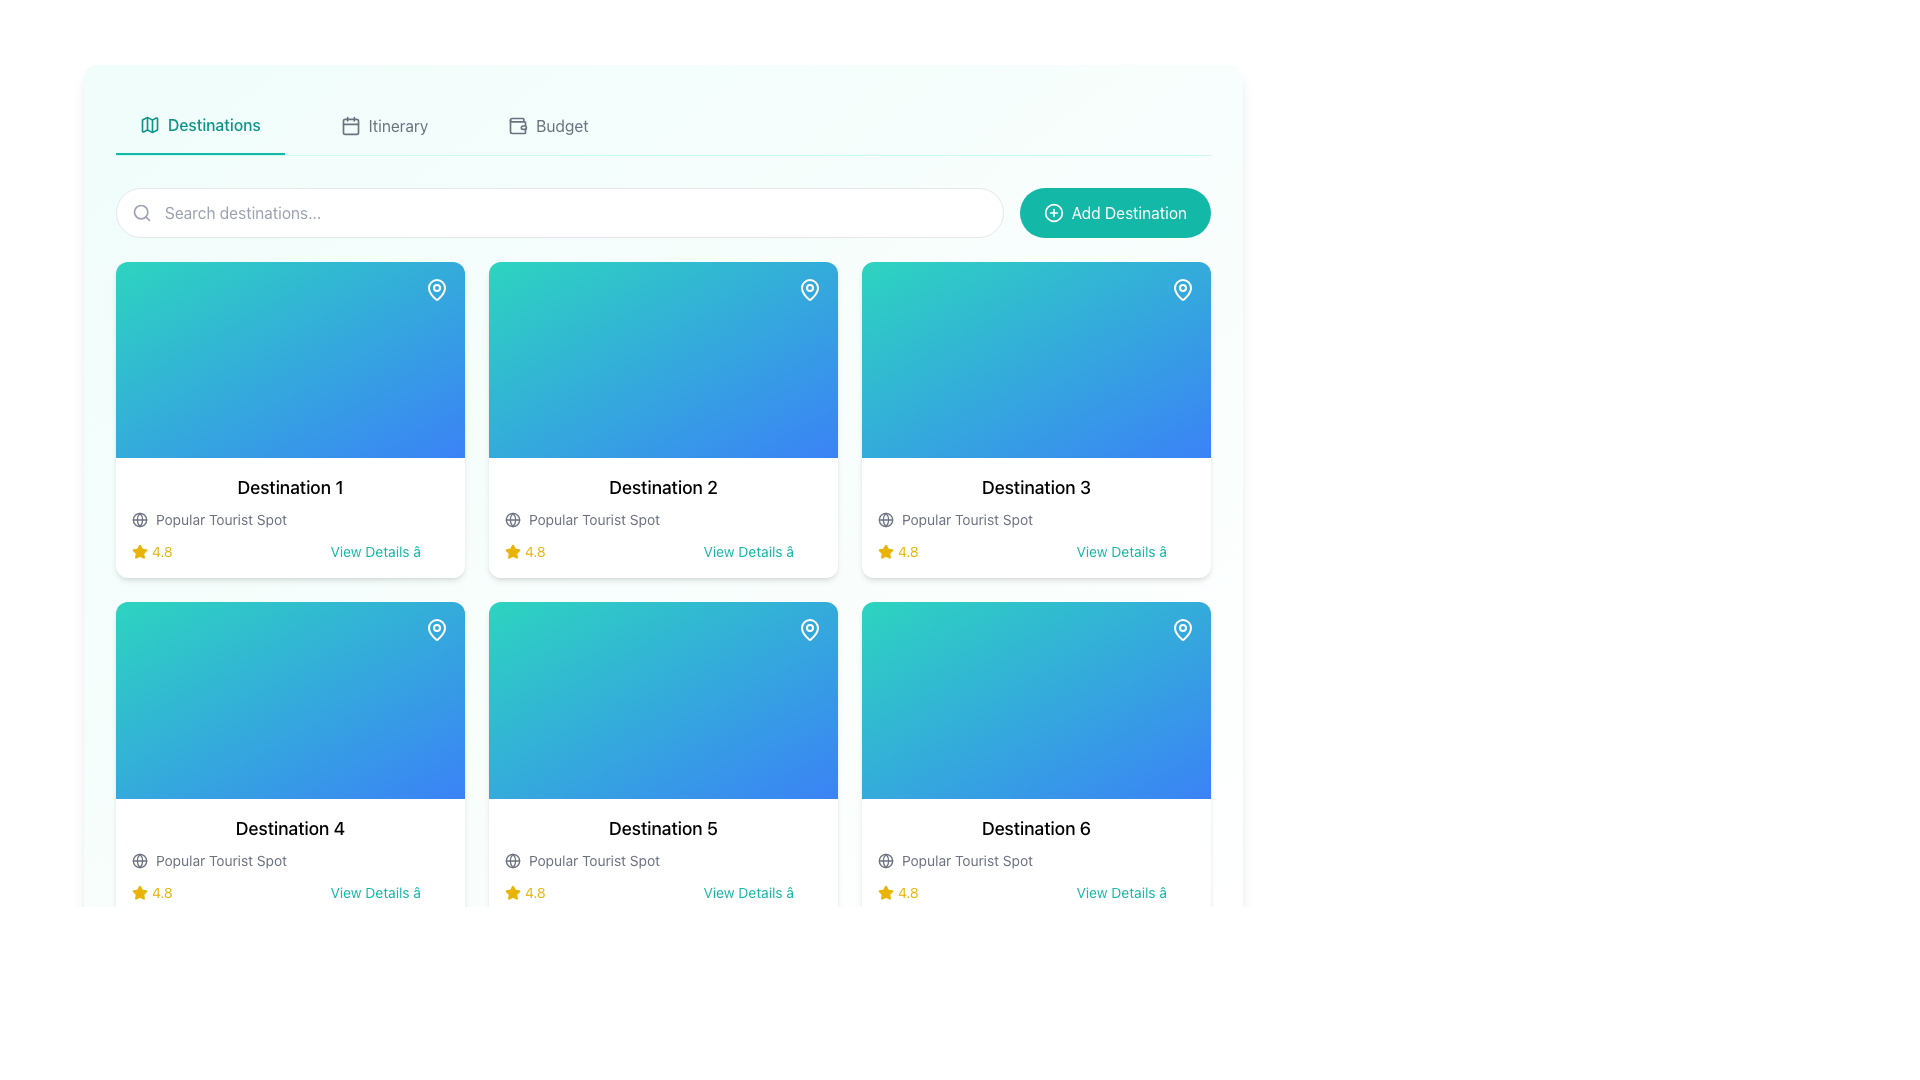 The image size is (1920, 1080). What do you see at coordinates (1182, 289) in the screenshot?
I see `the map pin icon located at the top-right corner inside the card labeled 'Destination 3' to interact with the location marker` at bounding box center [1182, 289].